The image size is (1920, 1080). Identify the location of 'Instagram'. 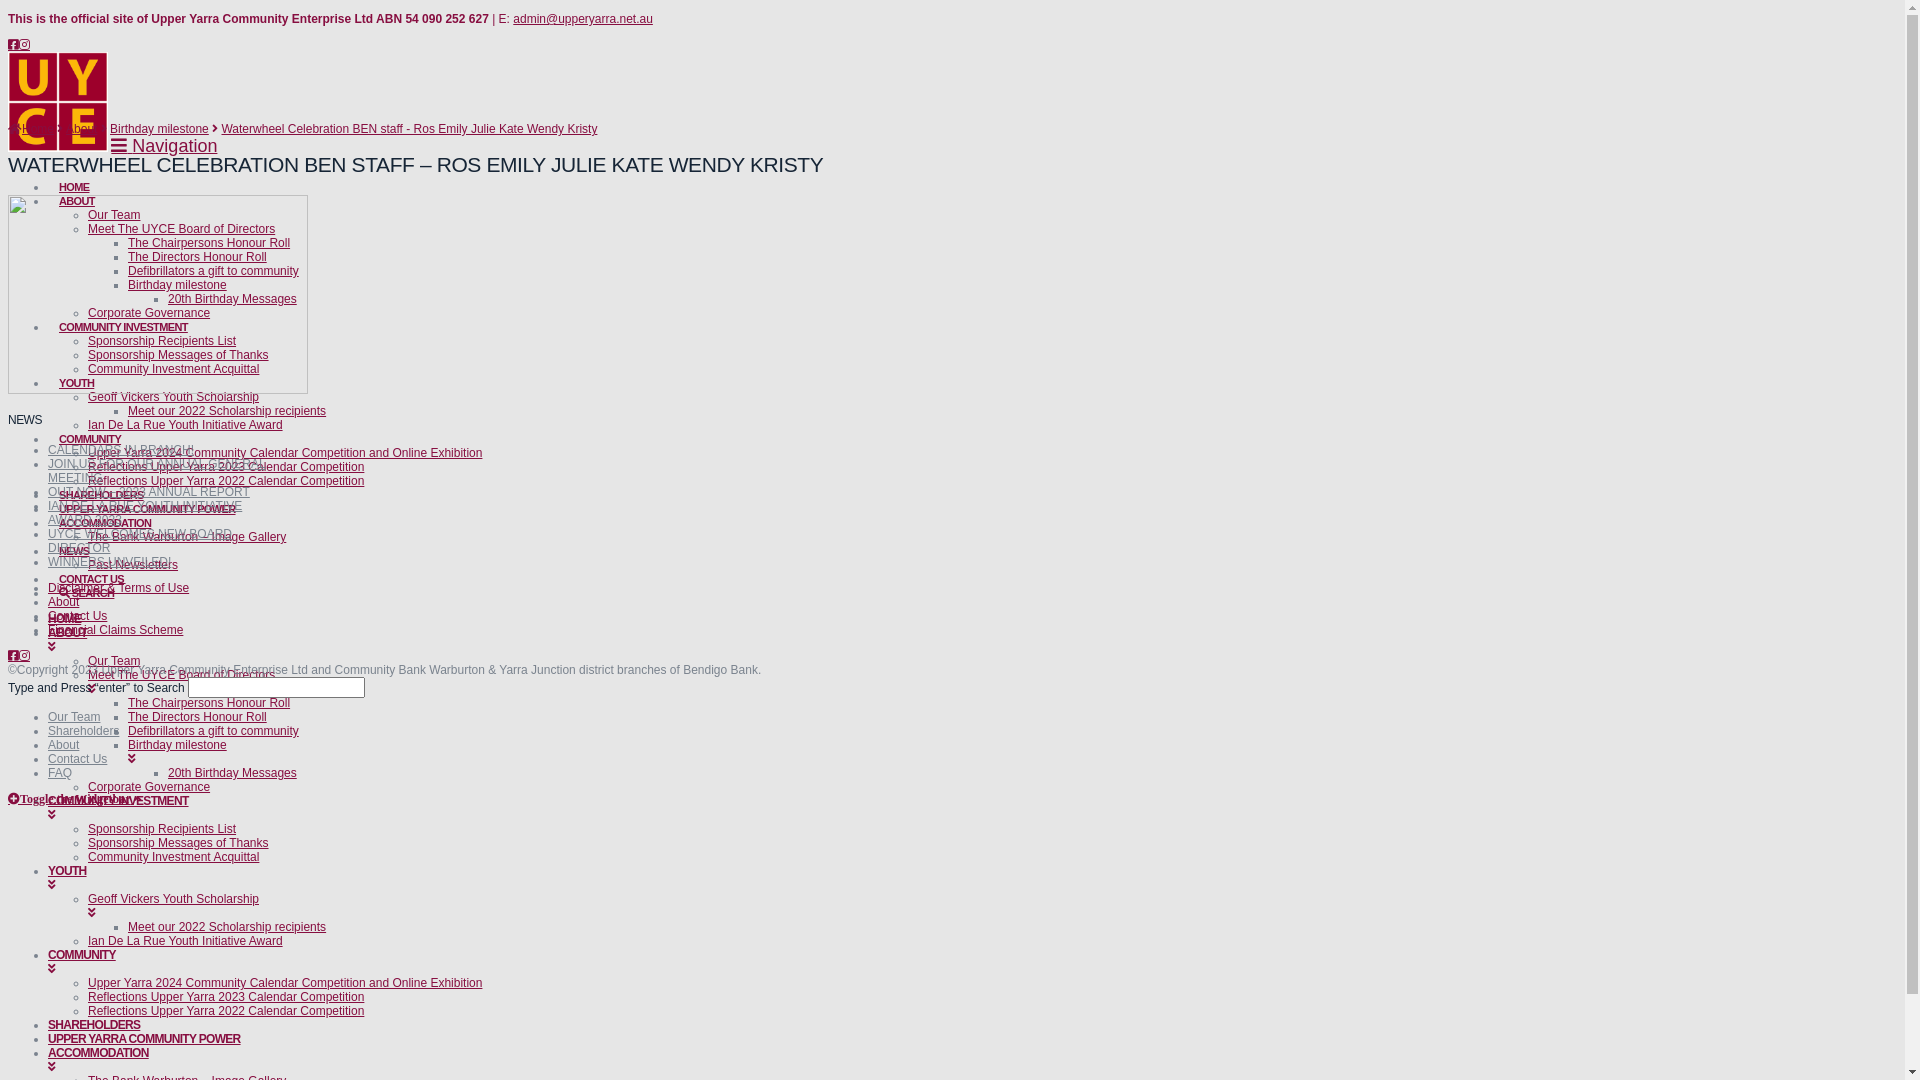
(24, 655).